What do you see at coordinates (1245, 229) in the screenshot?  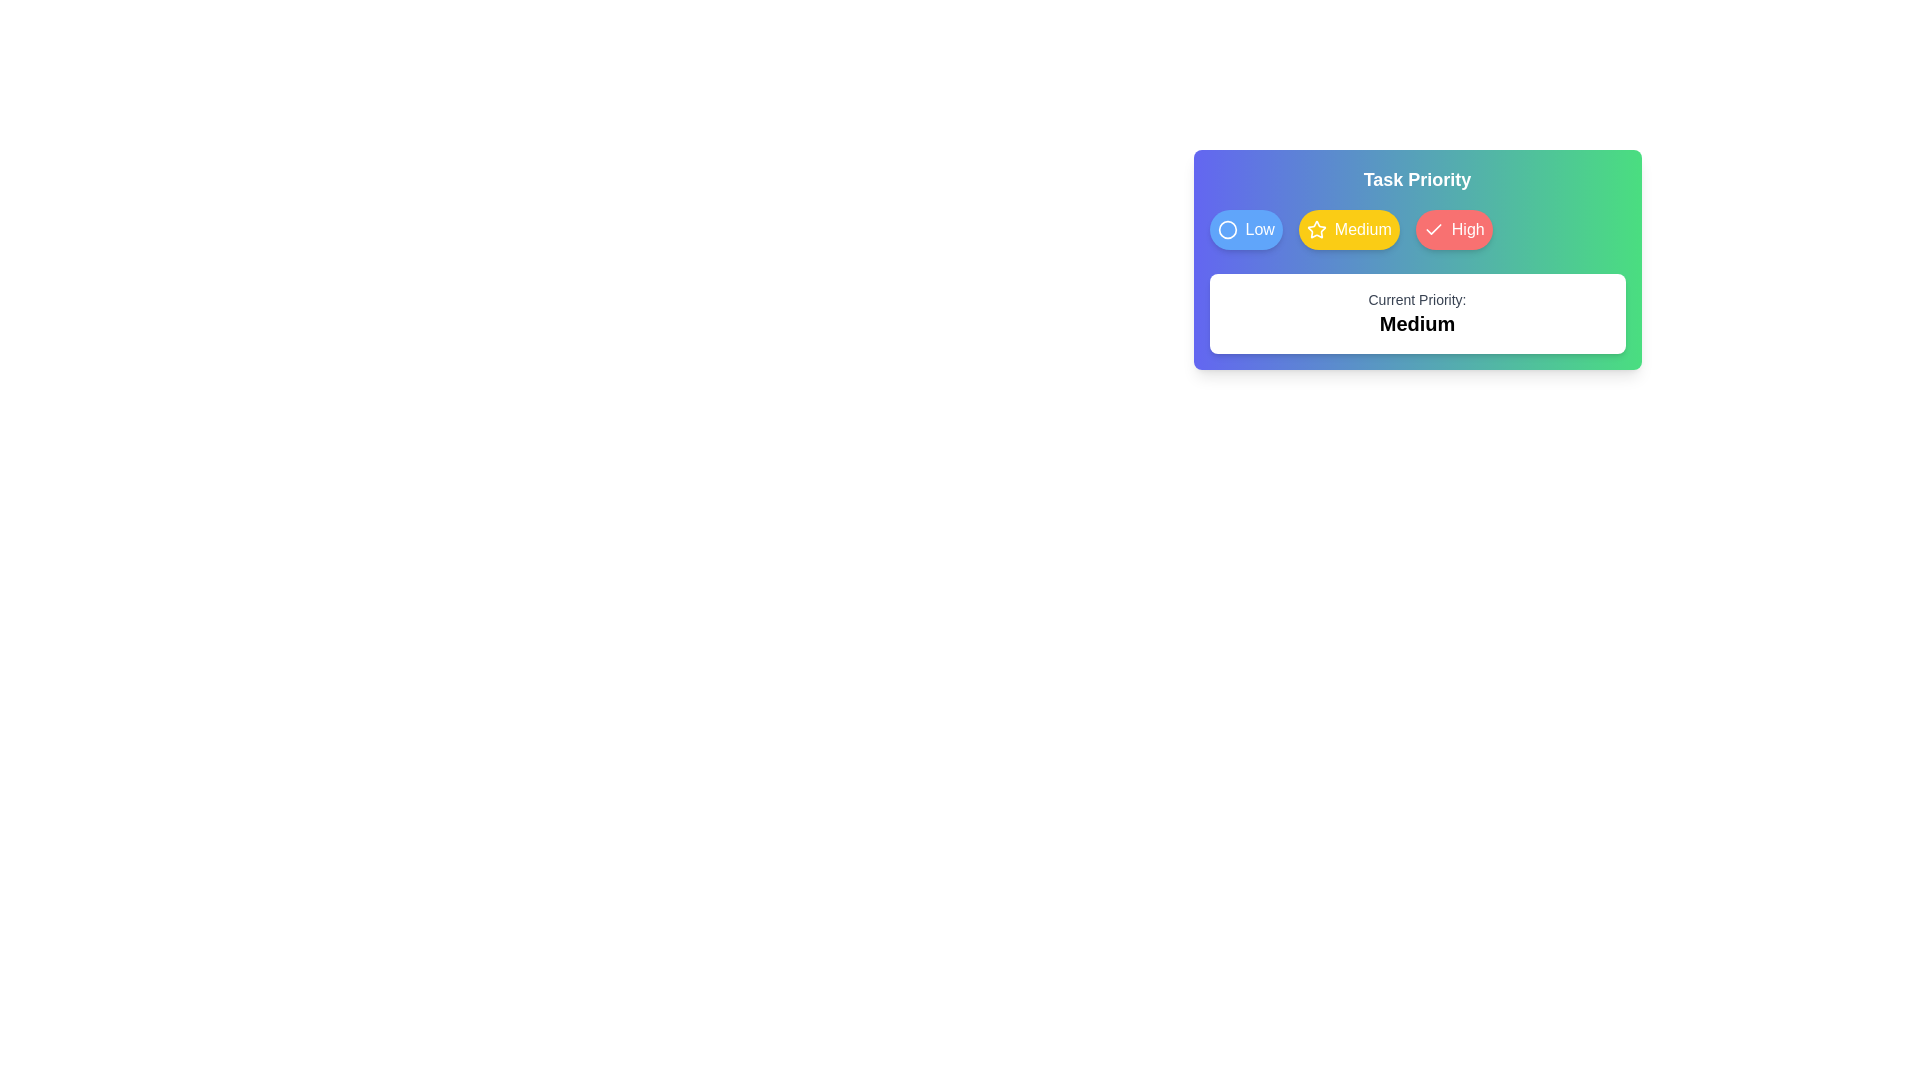 I see `the circular button labeled 'Low' with a light blue background to indicate focus` at bounding box center [1245, 229].